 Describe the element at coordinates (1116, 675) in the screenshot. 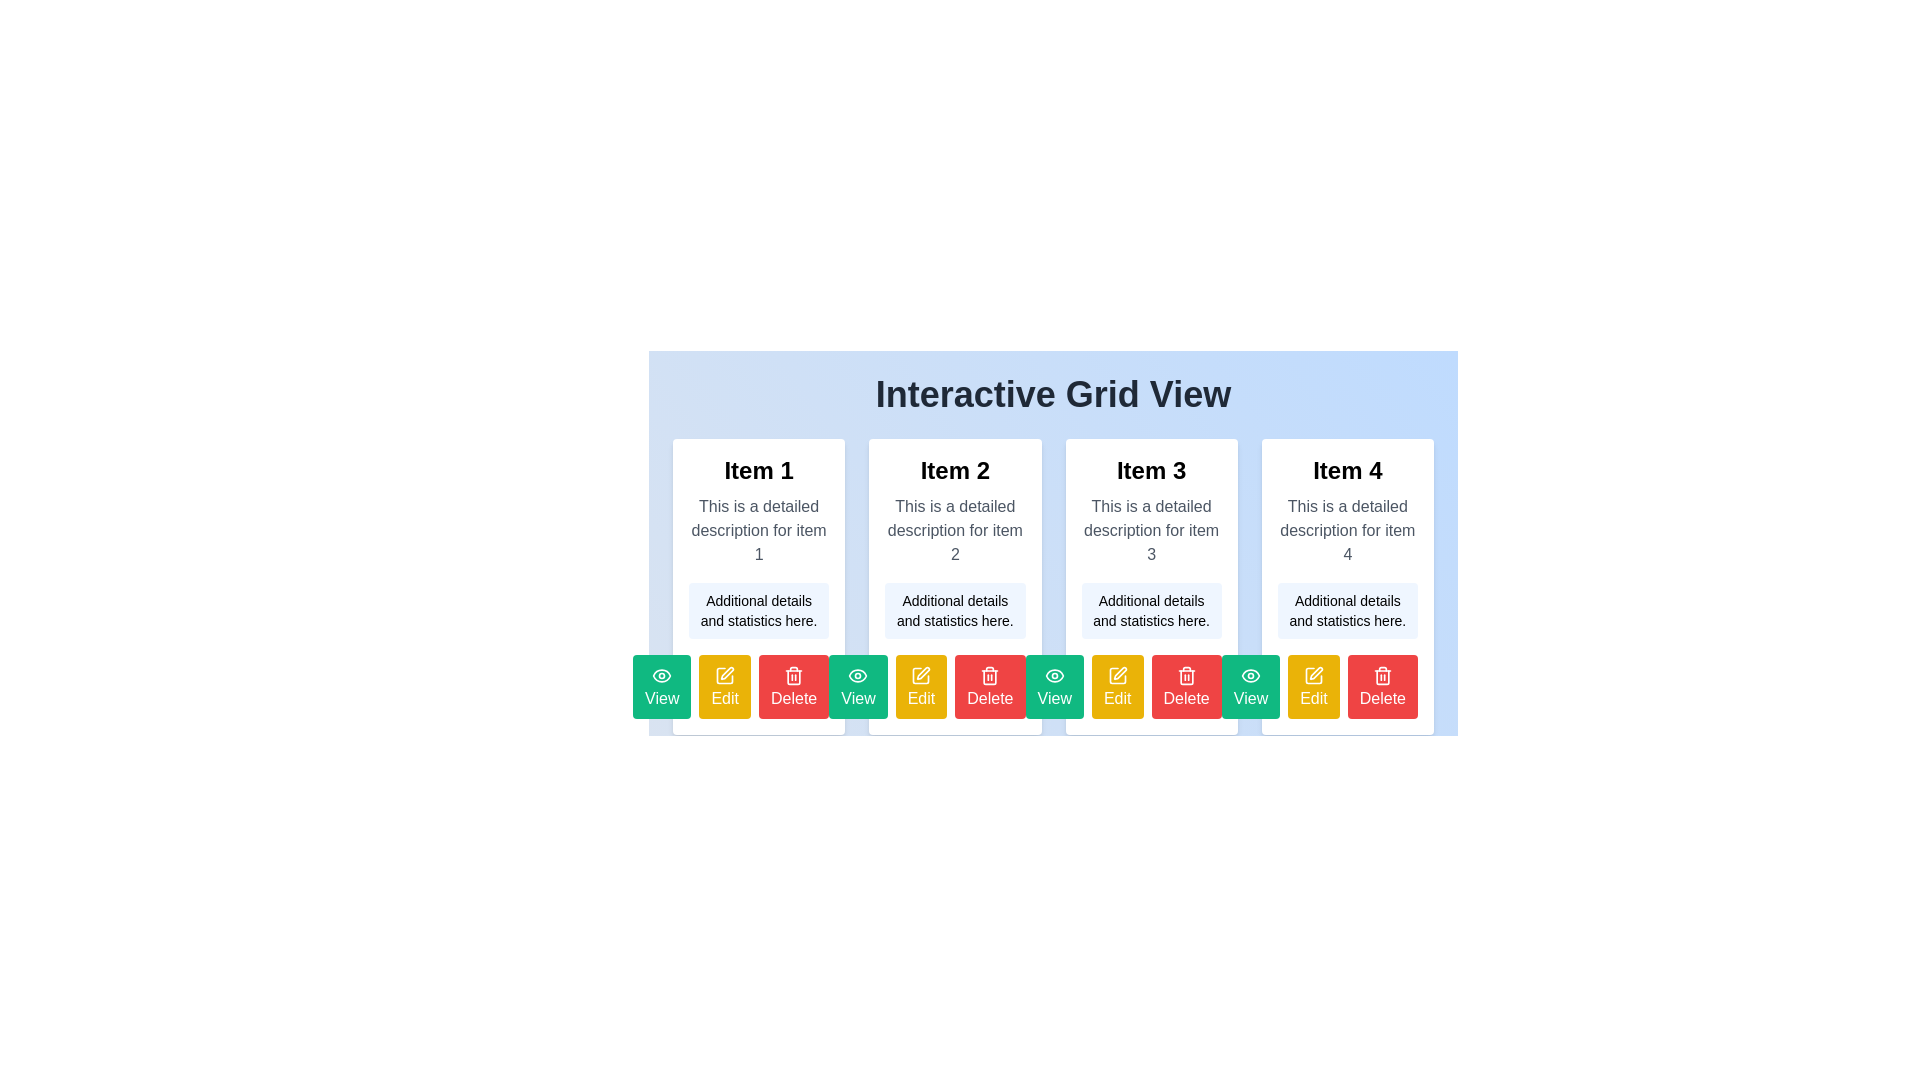

I see `the 'Edit' button icon located between the 'View' button and the 'Delete' button in the button group below the third item card` at that location.